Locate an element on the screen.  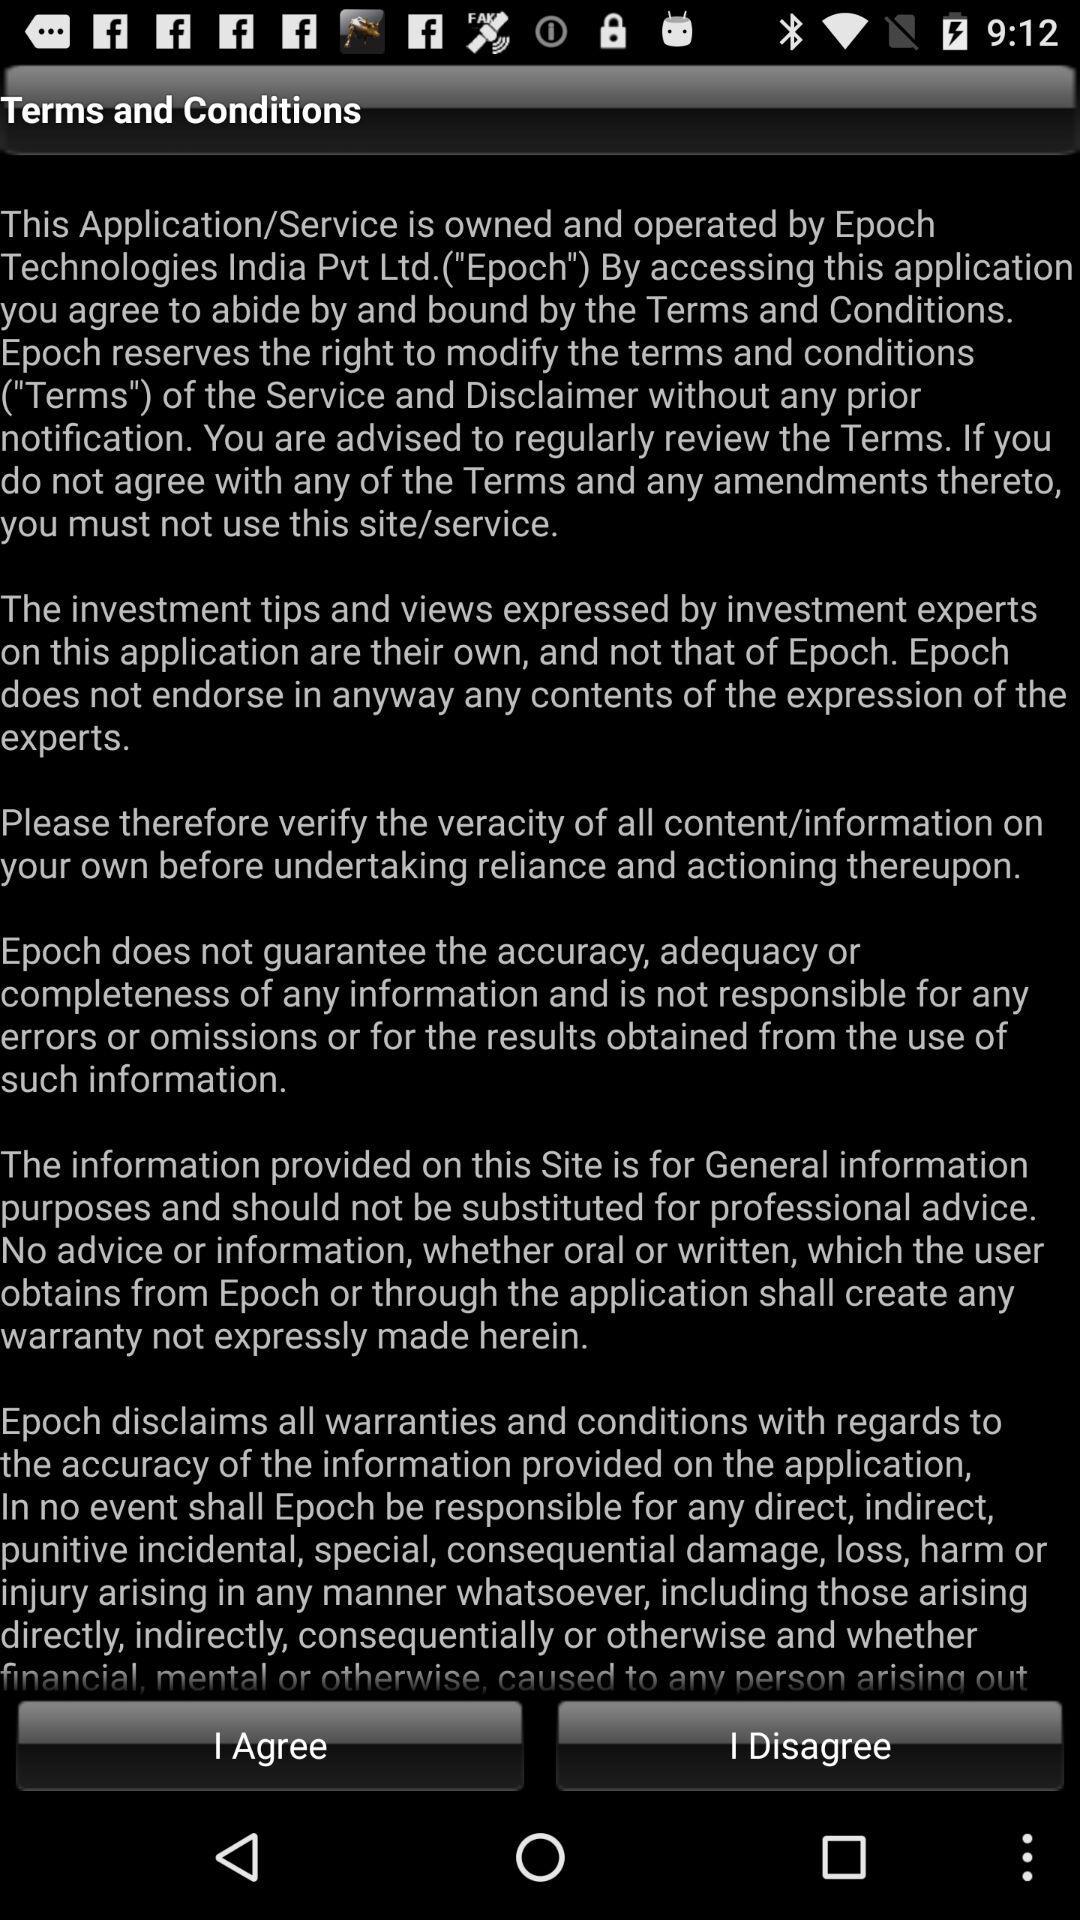
the icon below this application service icon is located at coordinates (270, 1743).